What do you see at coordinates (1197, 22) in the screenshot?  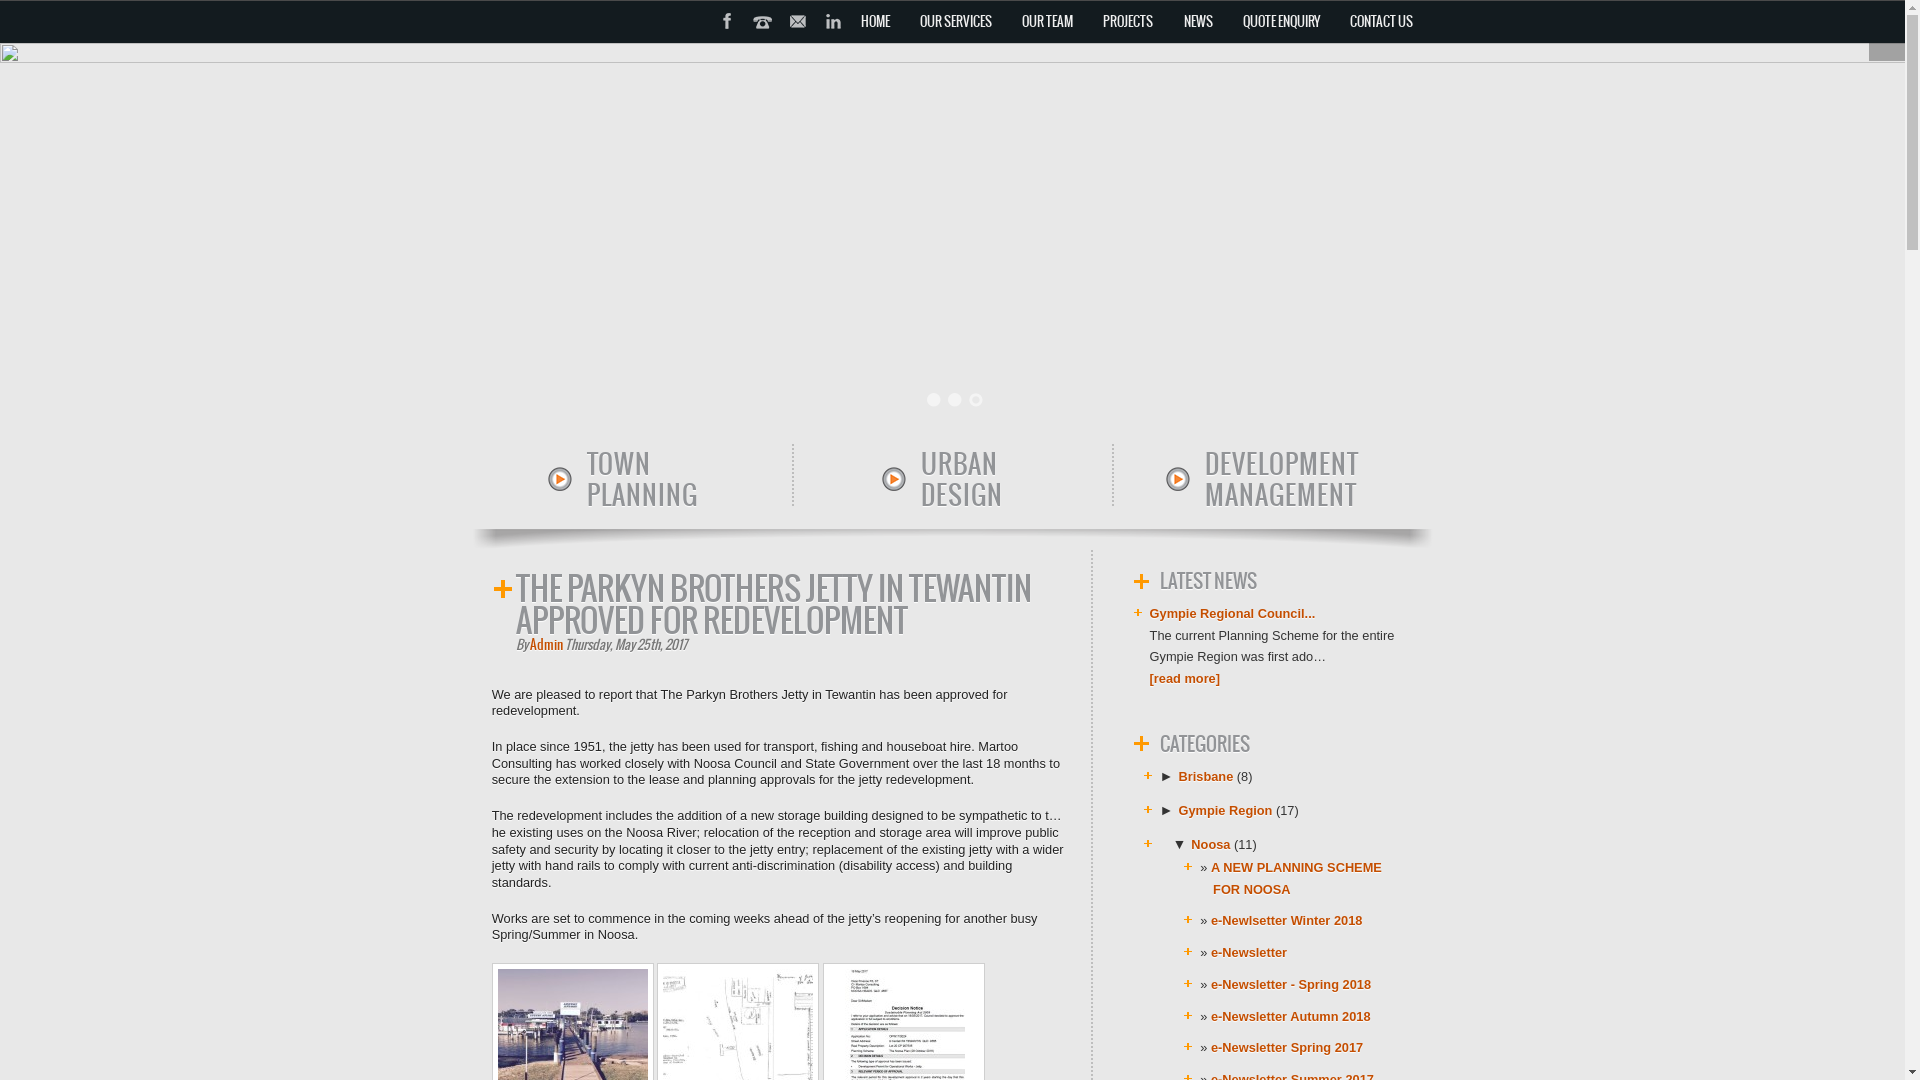 I see `'NEWS'` at bounding box center [1197, 22].